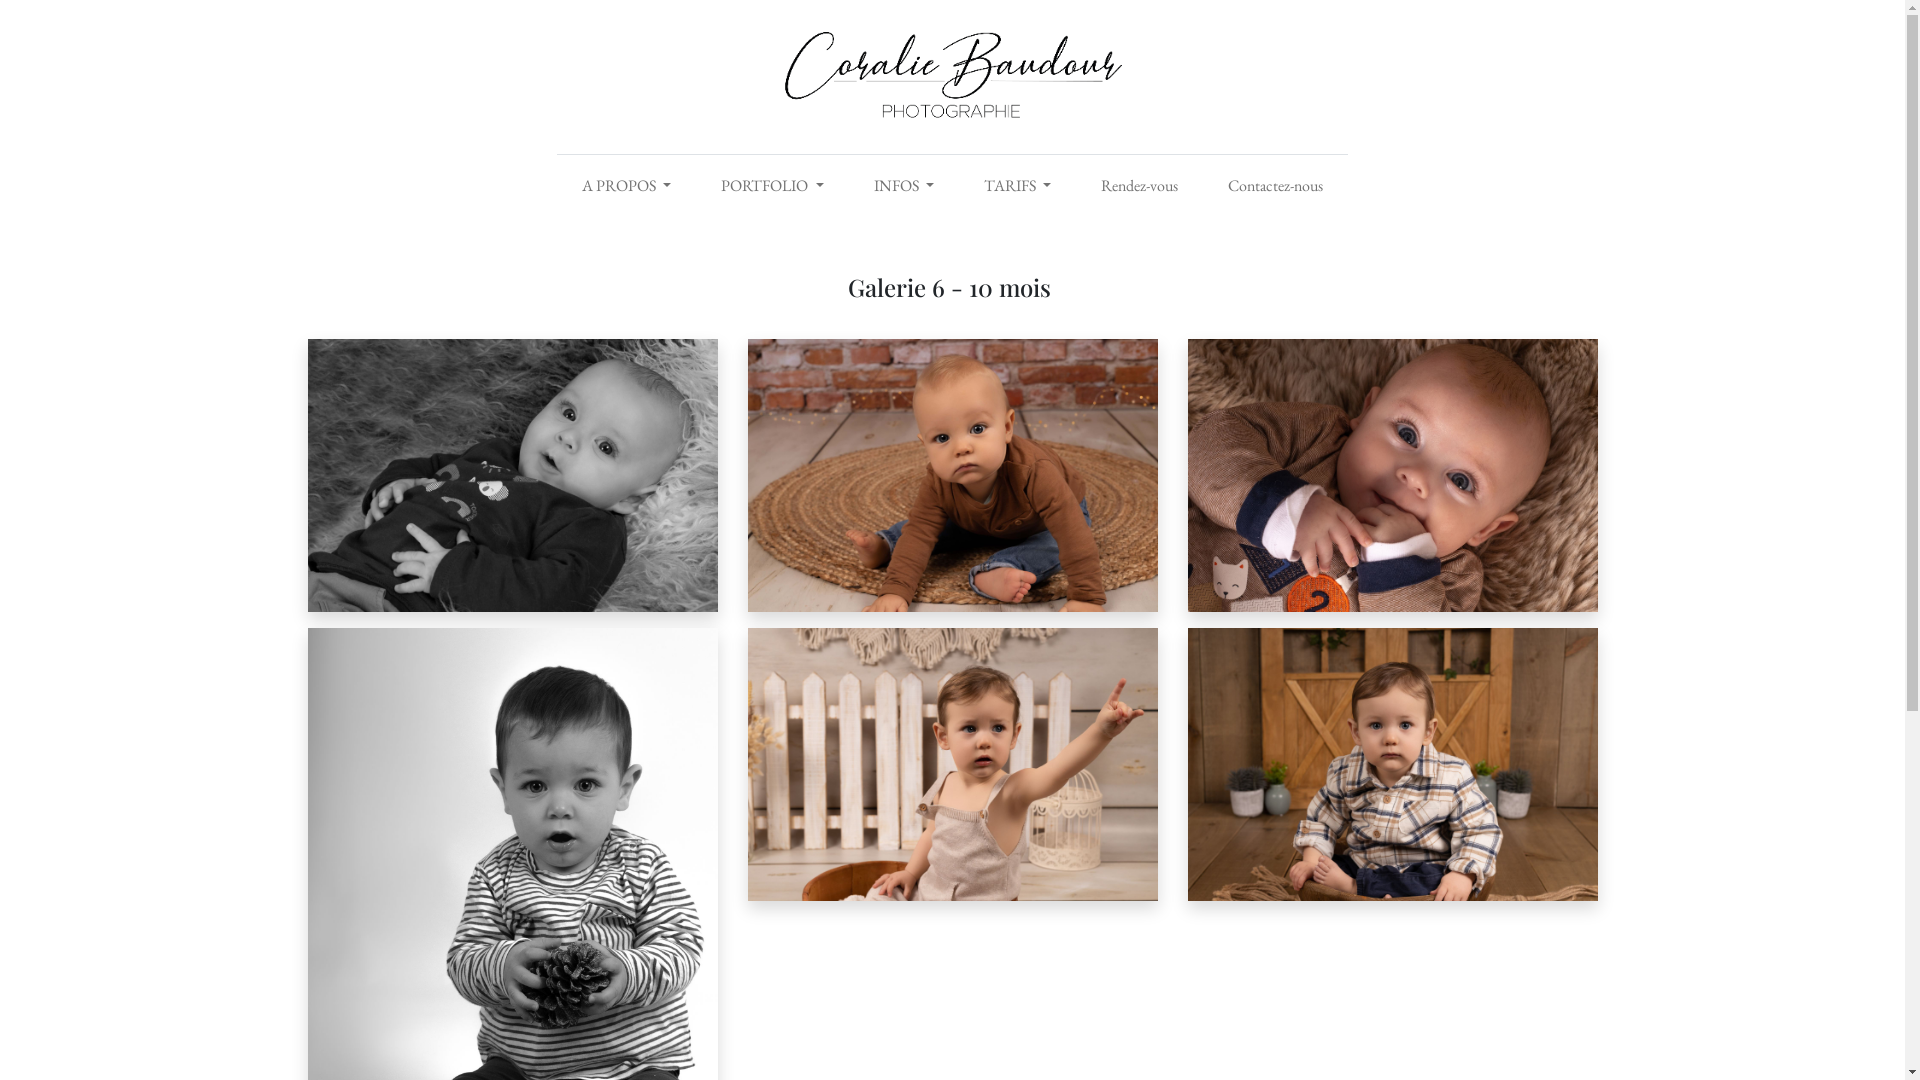  I want to click on 'TARIFS', so click(1017, 185).